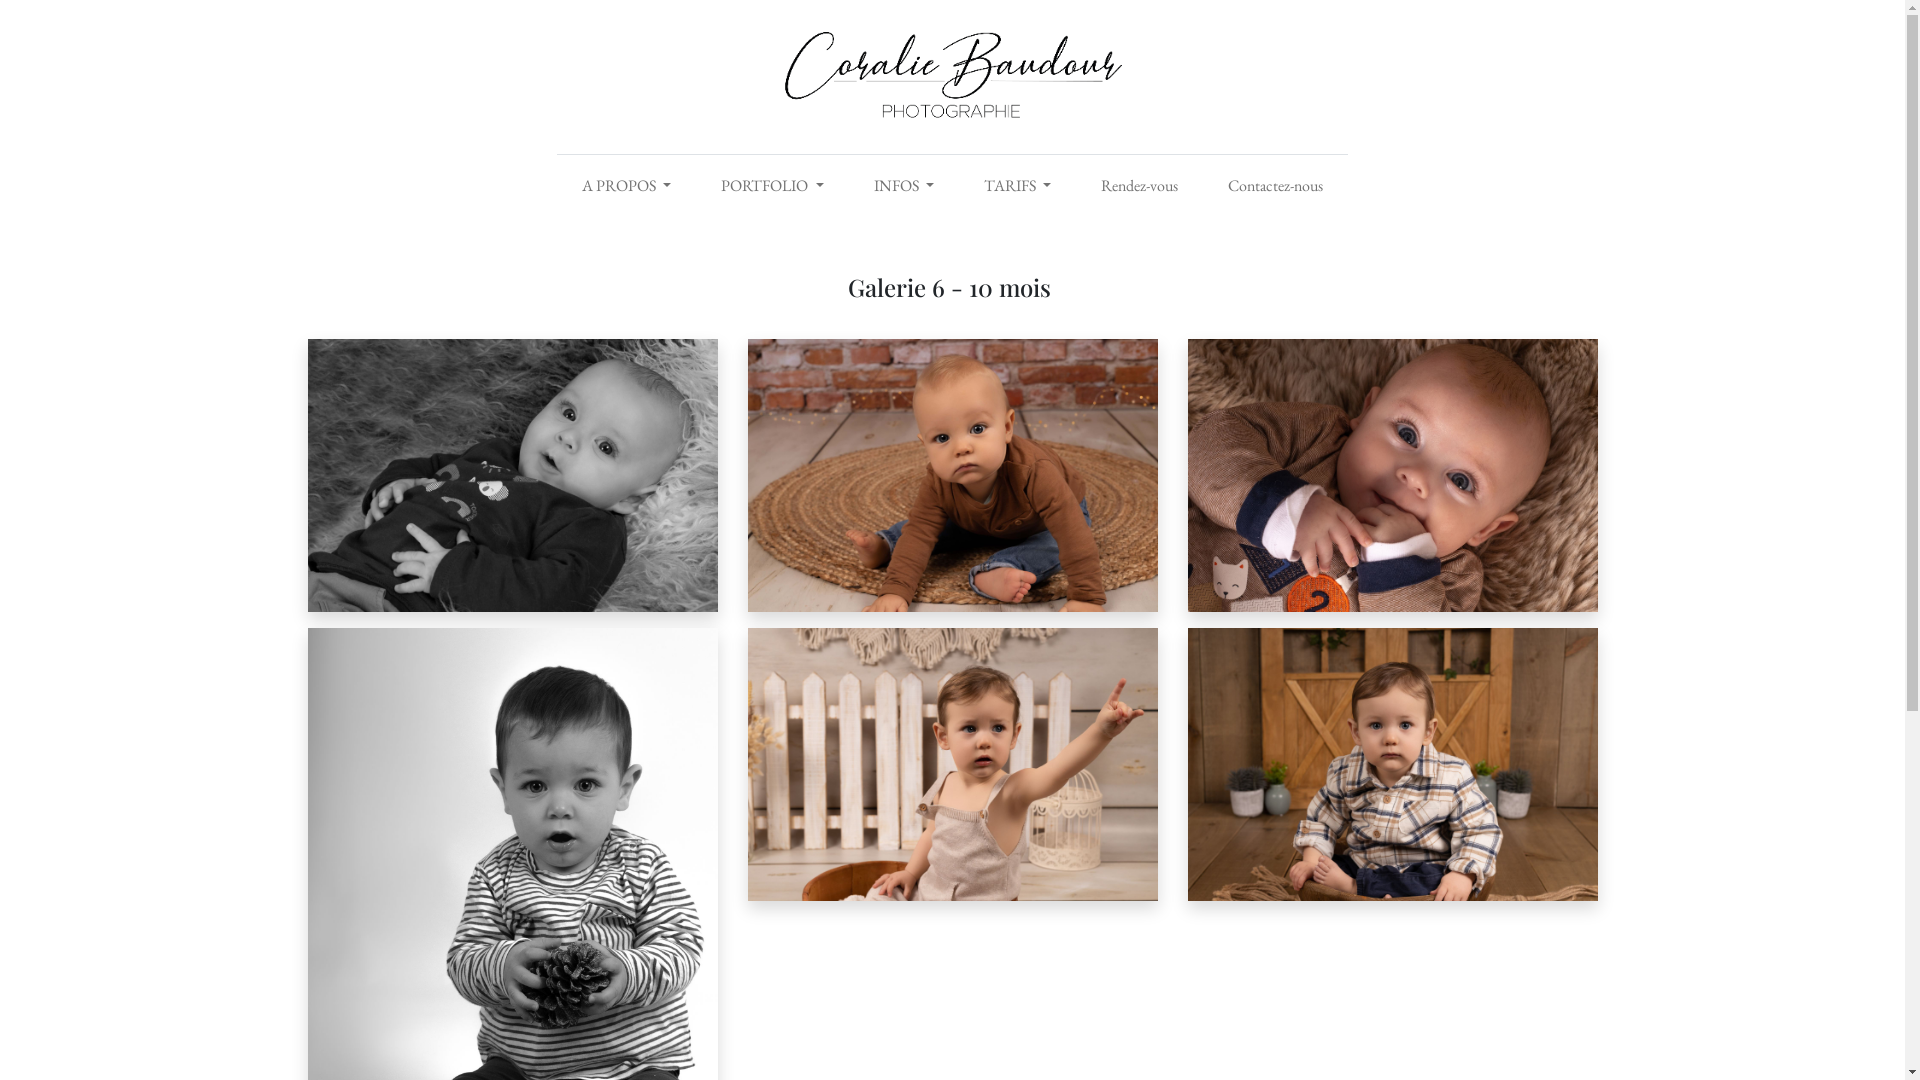  I want to click on 'TARIFS', so click(1017, 185).